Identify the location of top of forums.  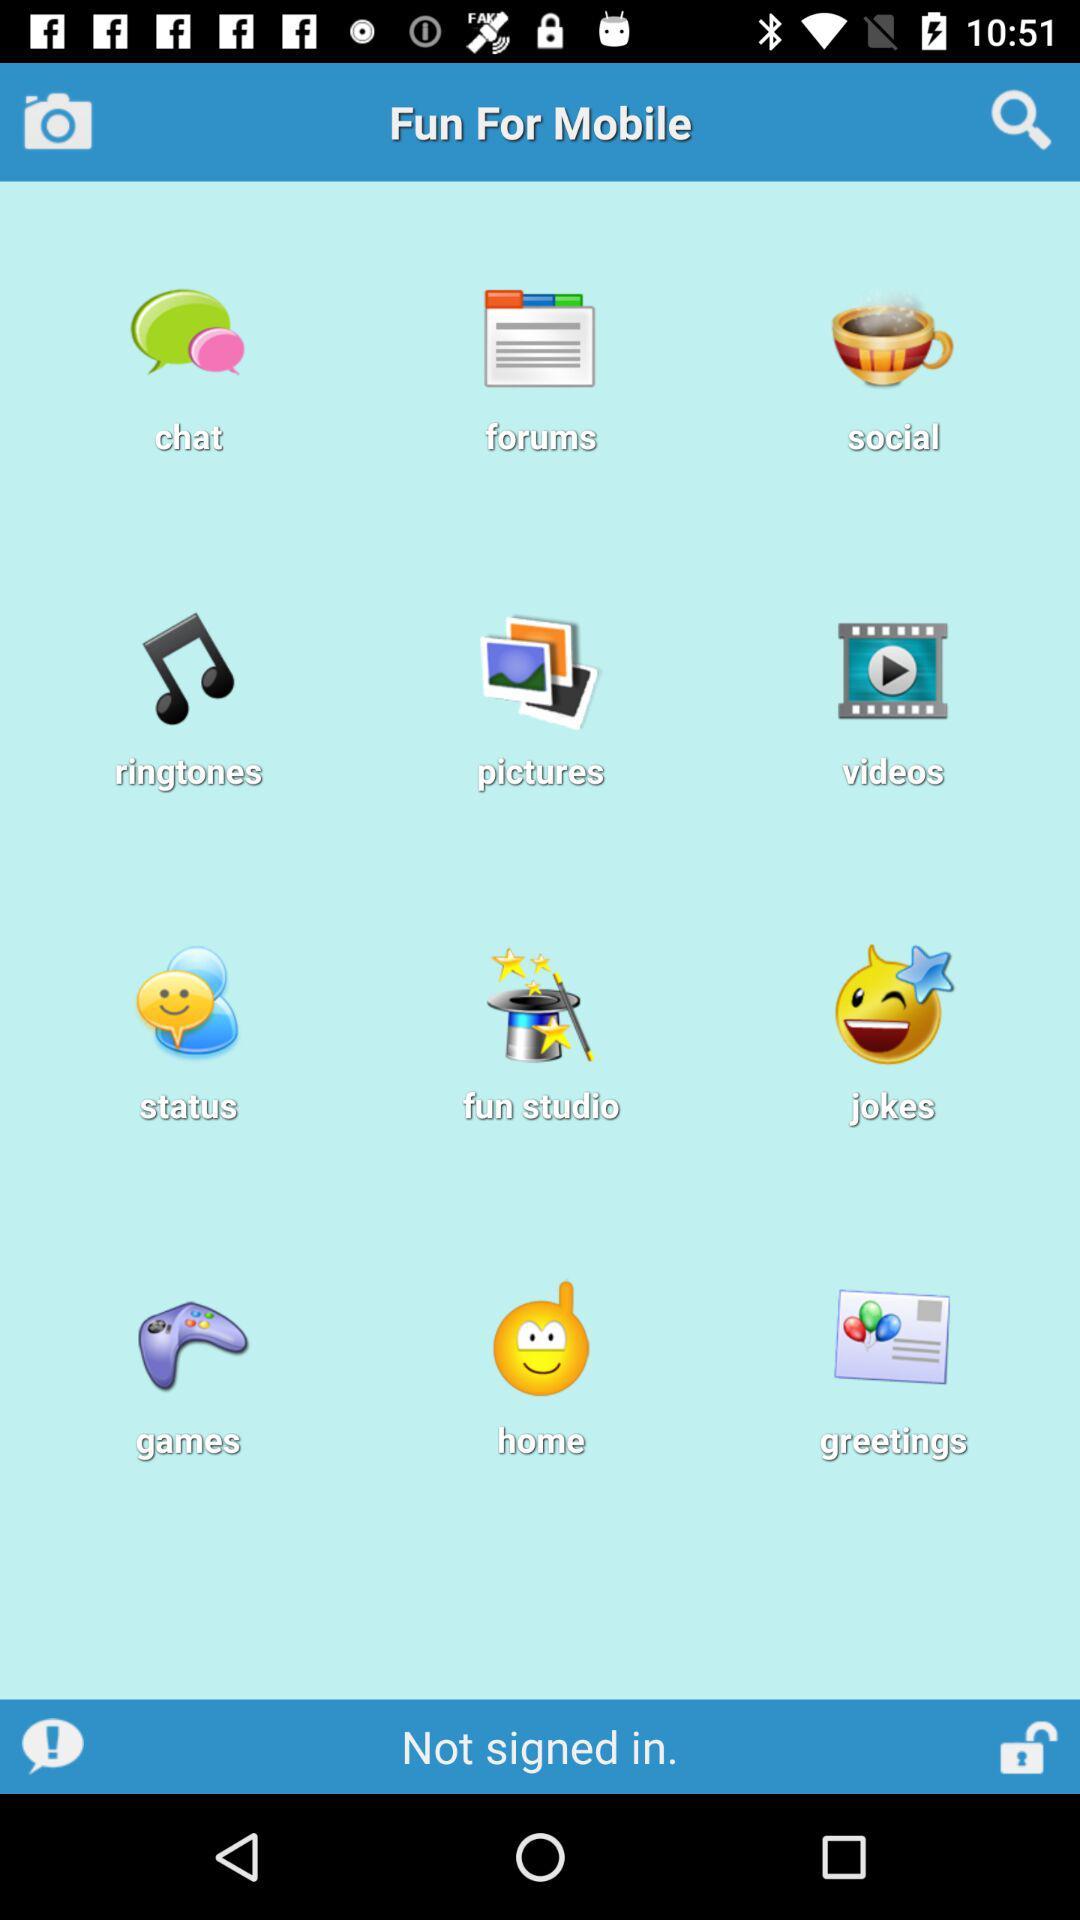
(540, 336).